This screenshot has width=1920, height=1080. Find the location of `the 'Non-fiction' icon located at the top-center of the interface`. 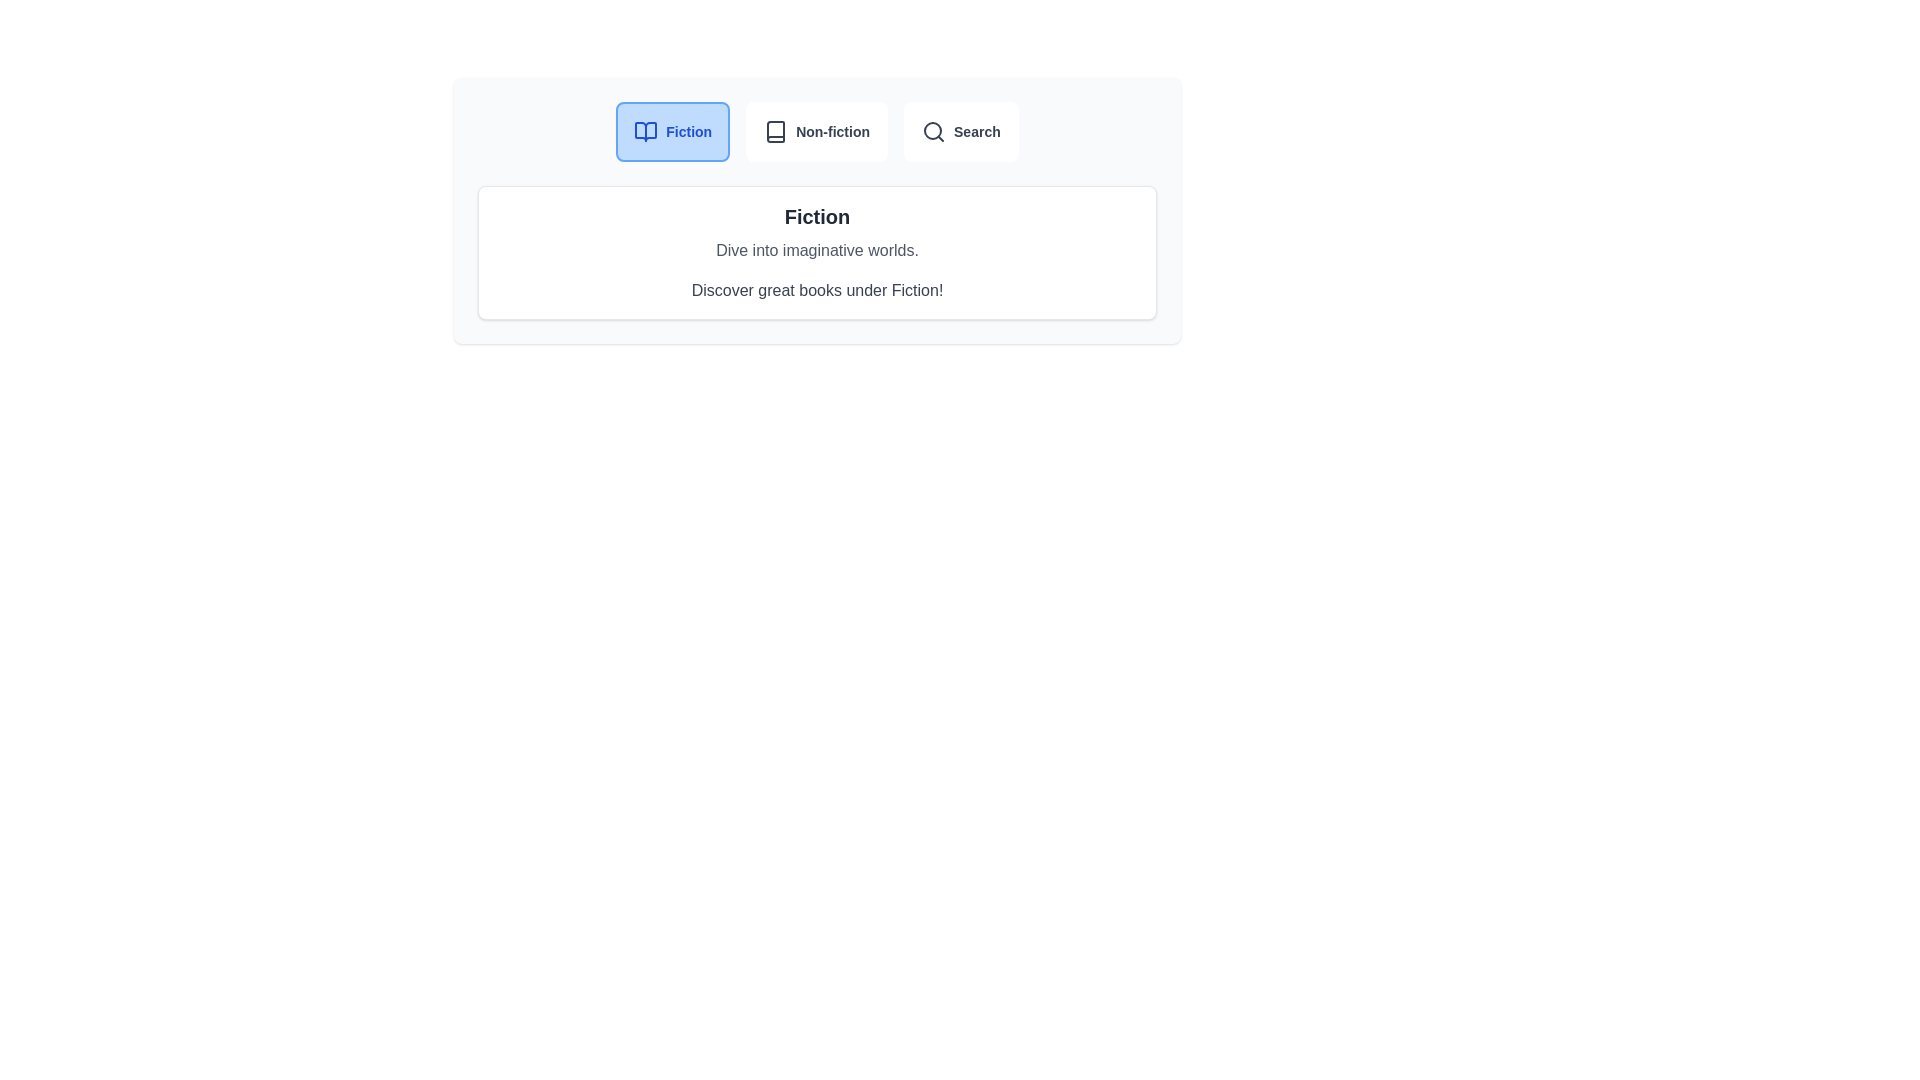

the 'Non-fiction' icon located at the top-center of the interface is located at coordinates (775, 131).